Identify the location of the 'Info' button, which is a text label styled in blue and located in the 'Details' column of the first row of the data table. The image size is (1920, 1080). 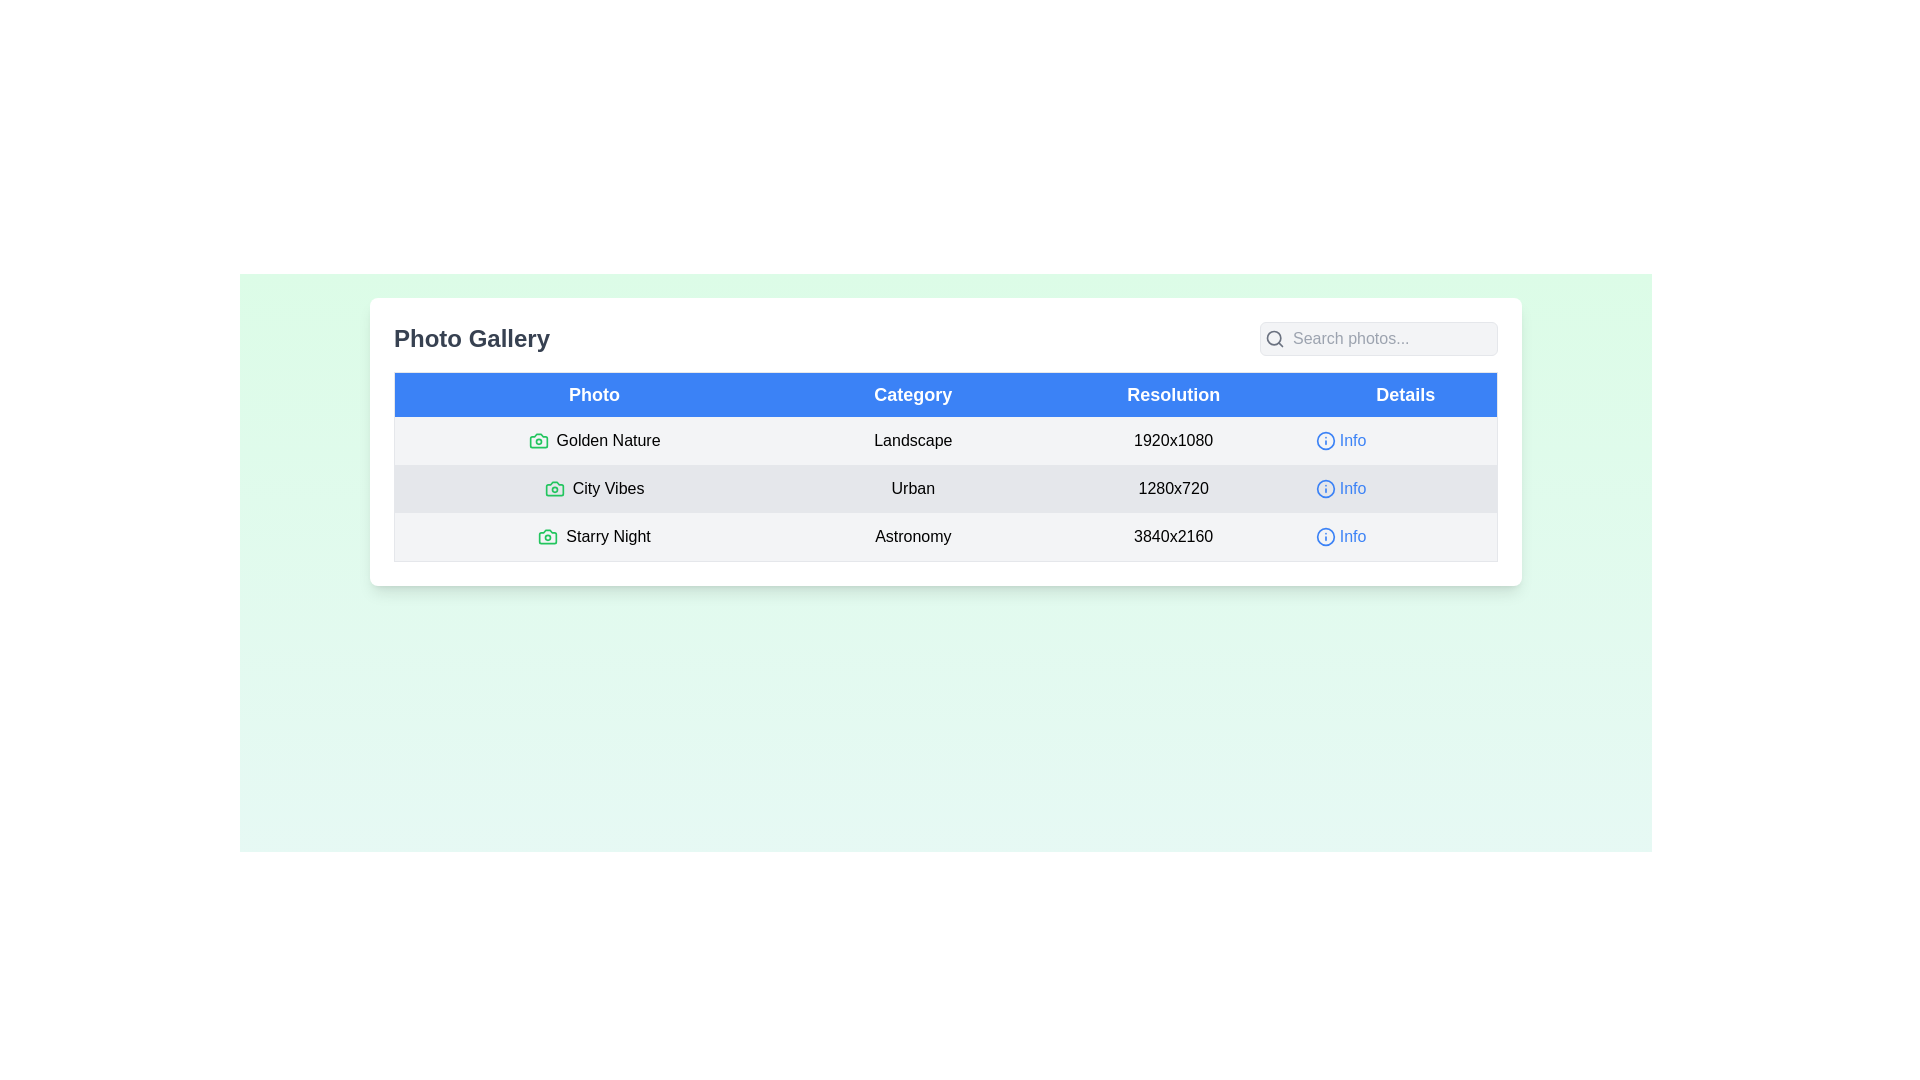
(1341, 439).